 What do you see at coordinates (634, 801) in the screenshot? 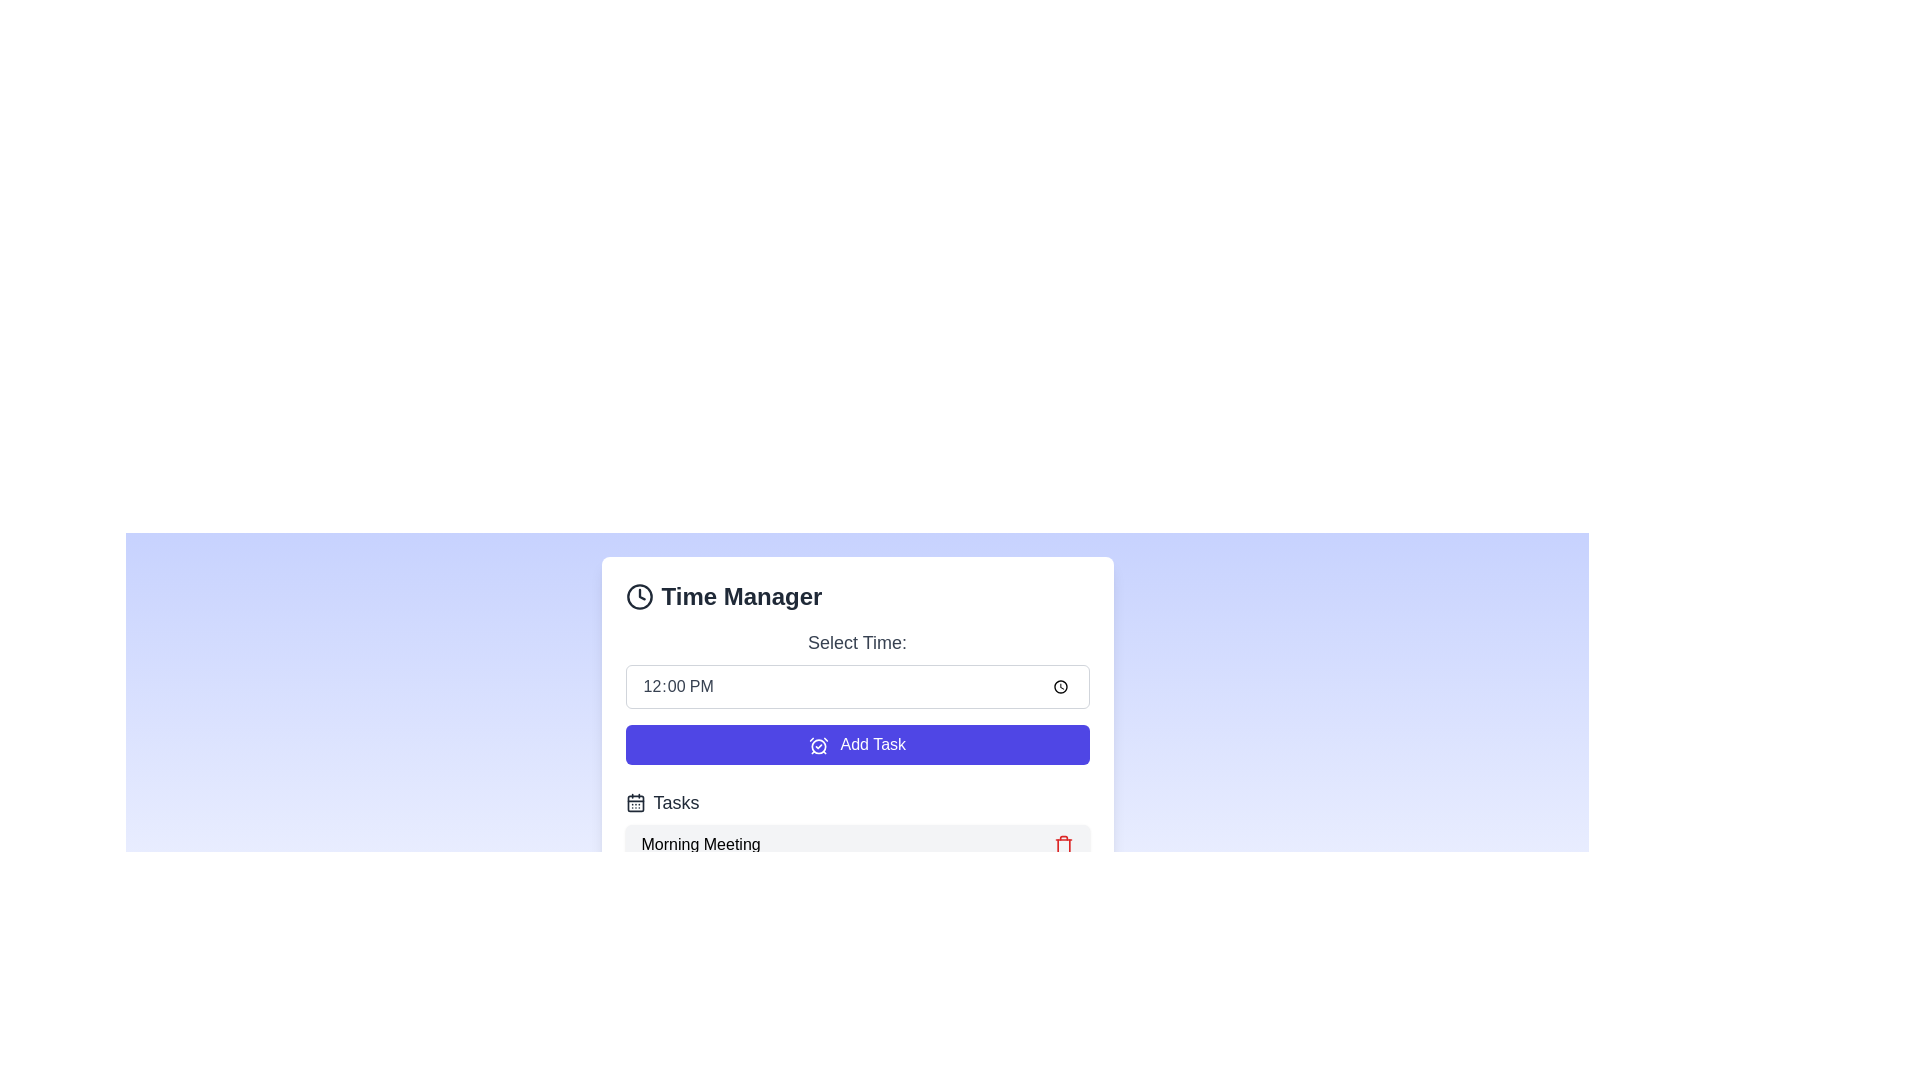
I see `the icon representing tasks categorized by days or calendar events, which is located to the left of the 'Tasks' label in the 'Tasks' section` at bounding box center [634, 801].